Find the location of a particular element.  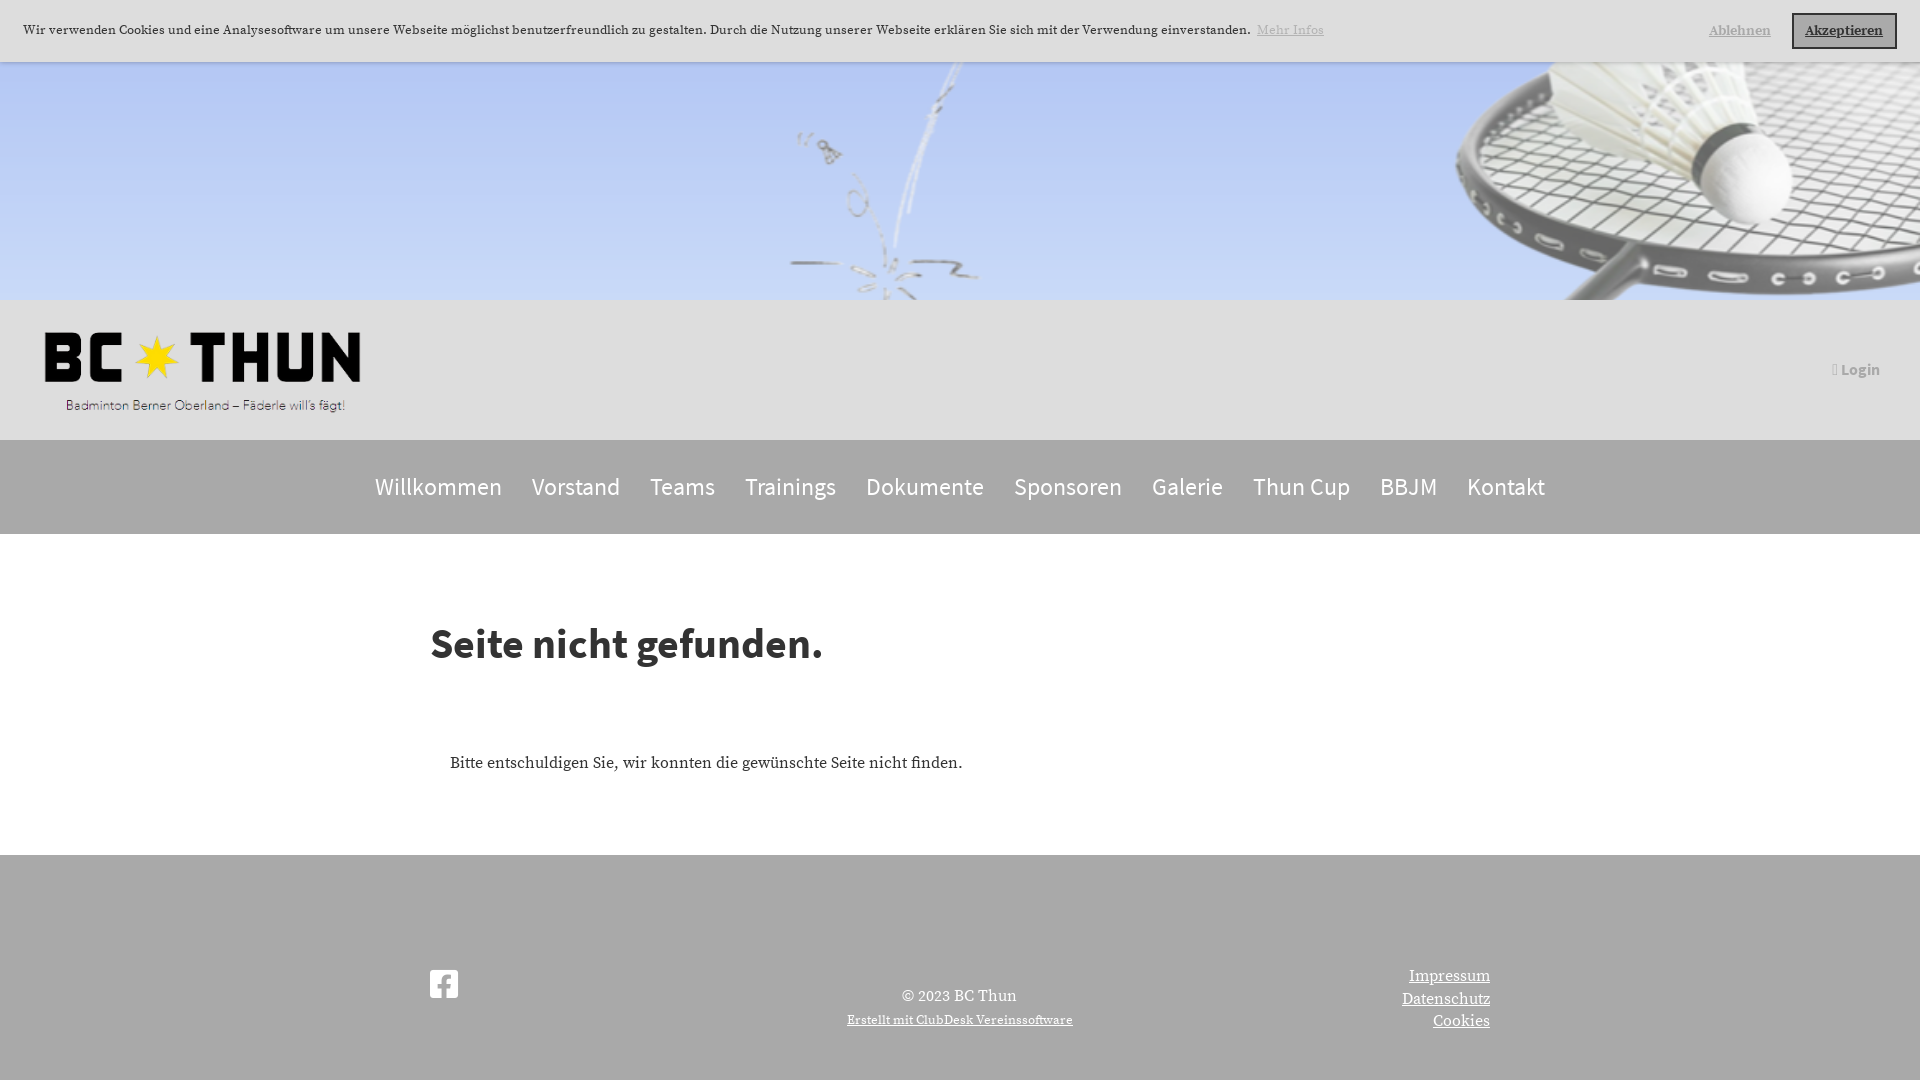

'Mehr Infos' is located at coordinates (1290, 30).